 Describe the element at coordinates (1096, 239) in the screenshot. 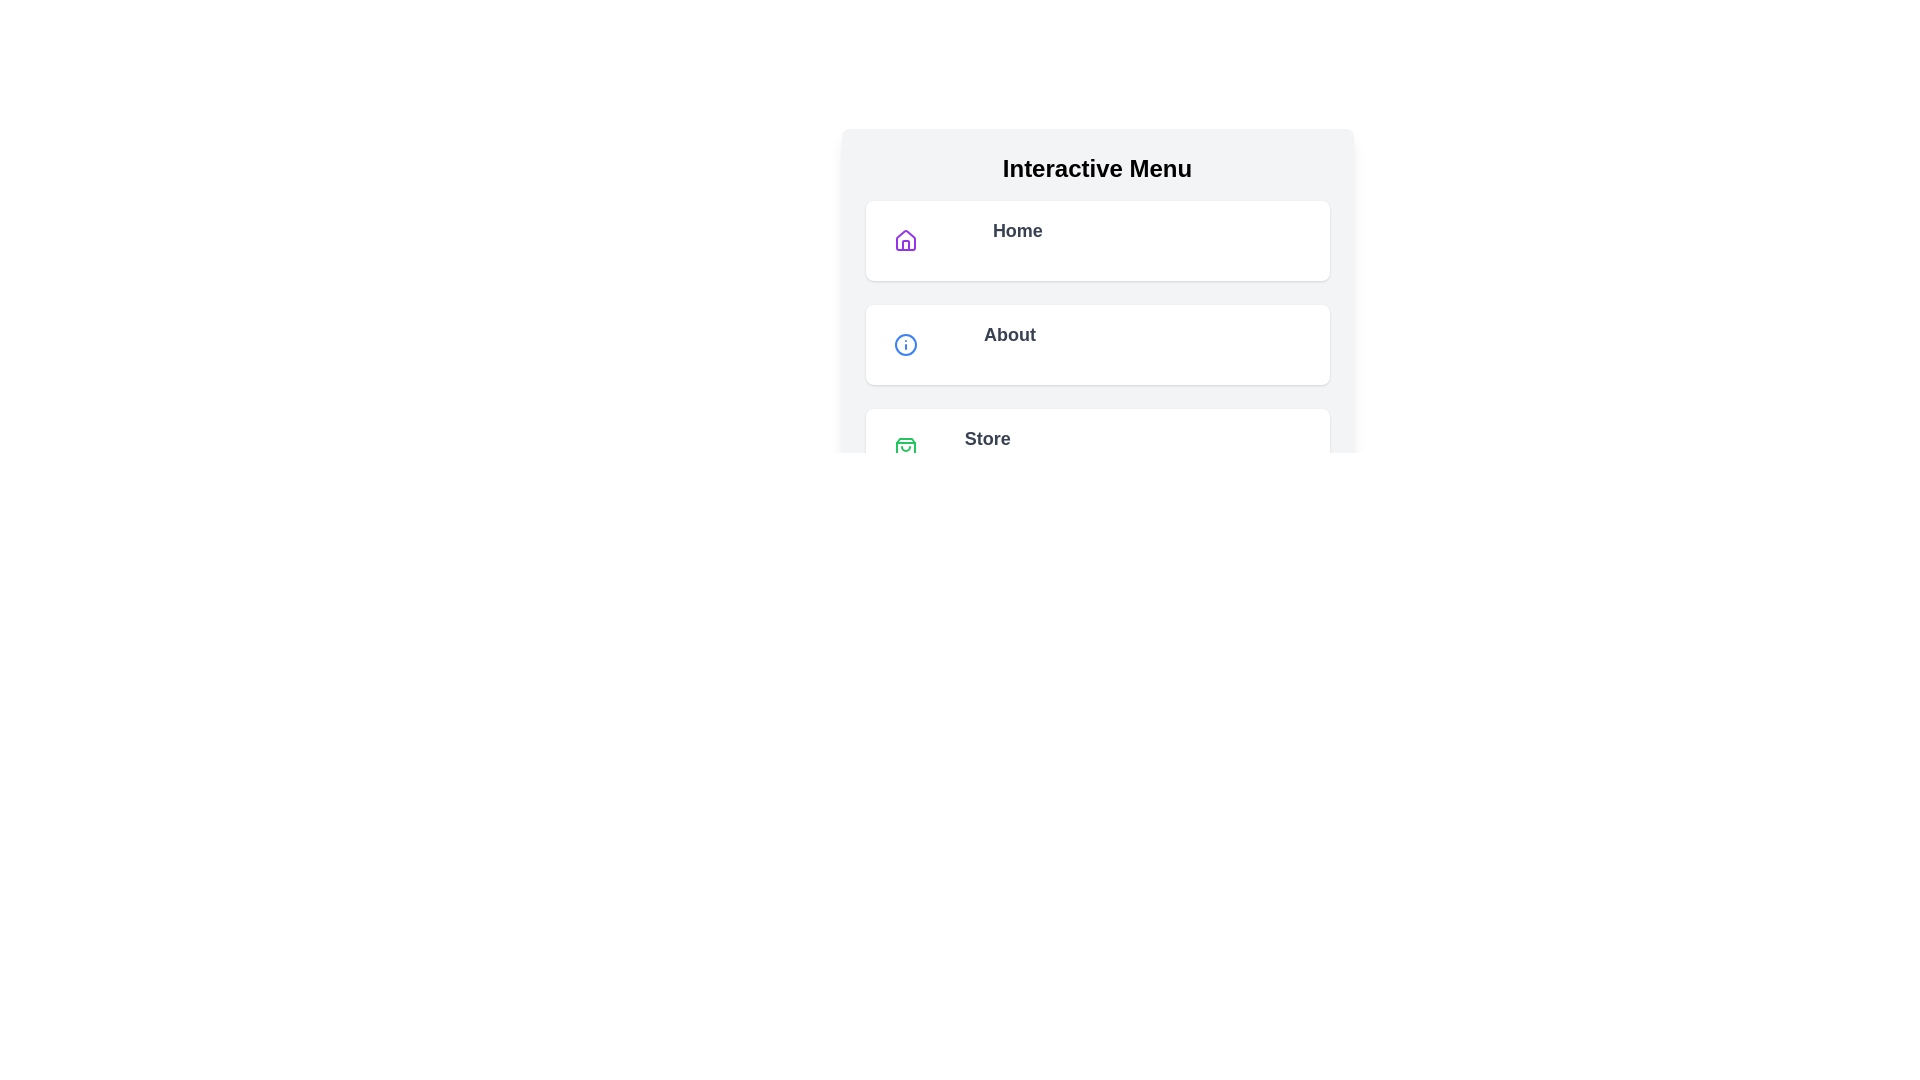

I see `the menu item labeled Home to view its tooltip` at that location.